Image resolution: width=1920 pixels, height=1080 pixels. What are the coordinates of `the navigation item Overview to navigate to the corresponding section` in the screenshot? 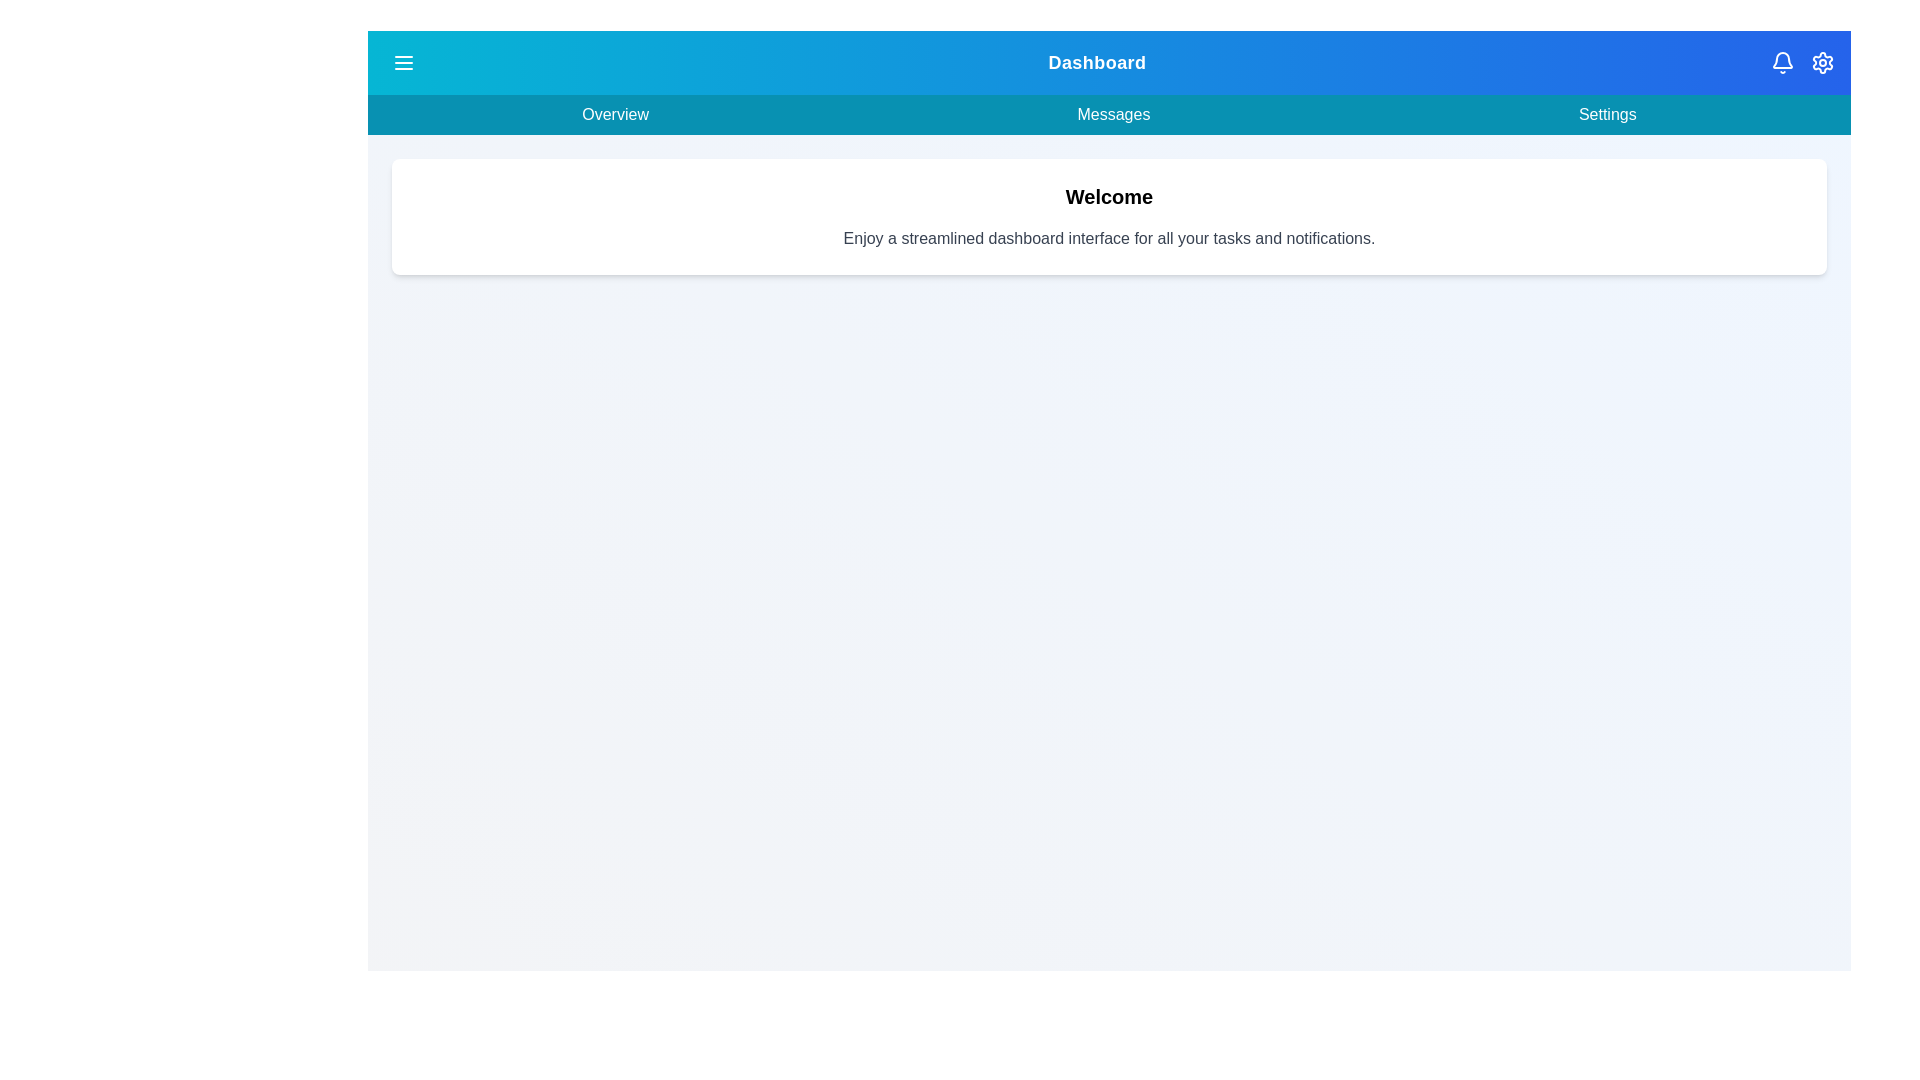 It's located at (614, 115).